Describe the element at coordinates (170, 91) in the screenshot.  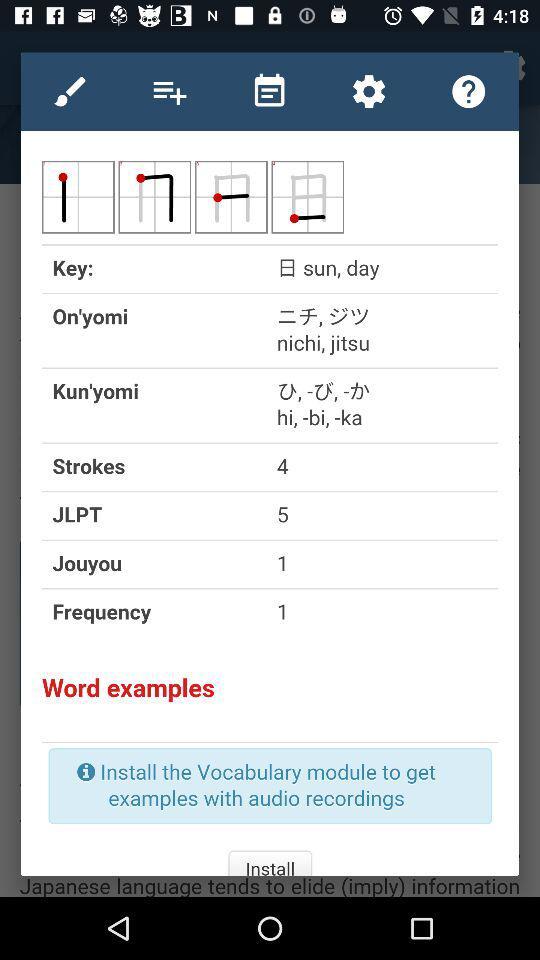
I see `increase` at that location.